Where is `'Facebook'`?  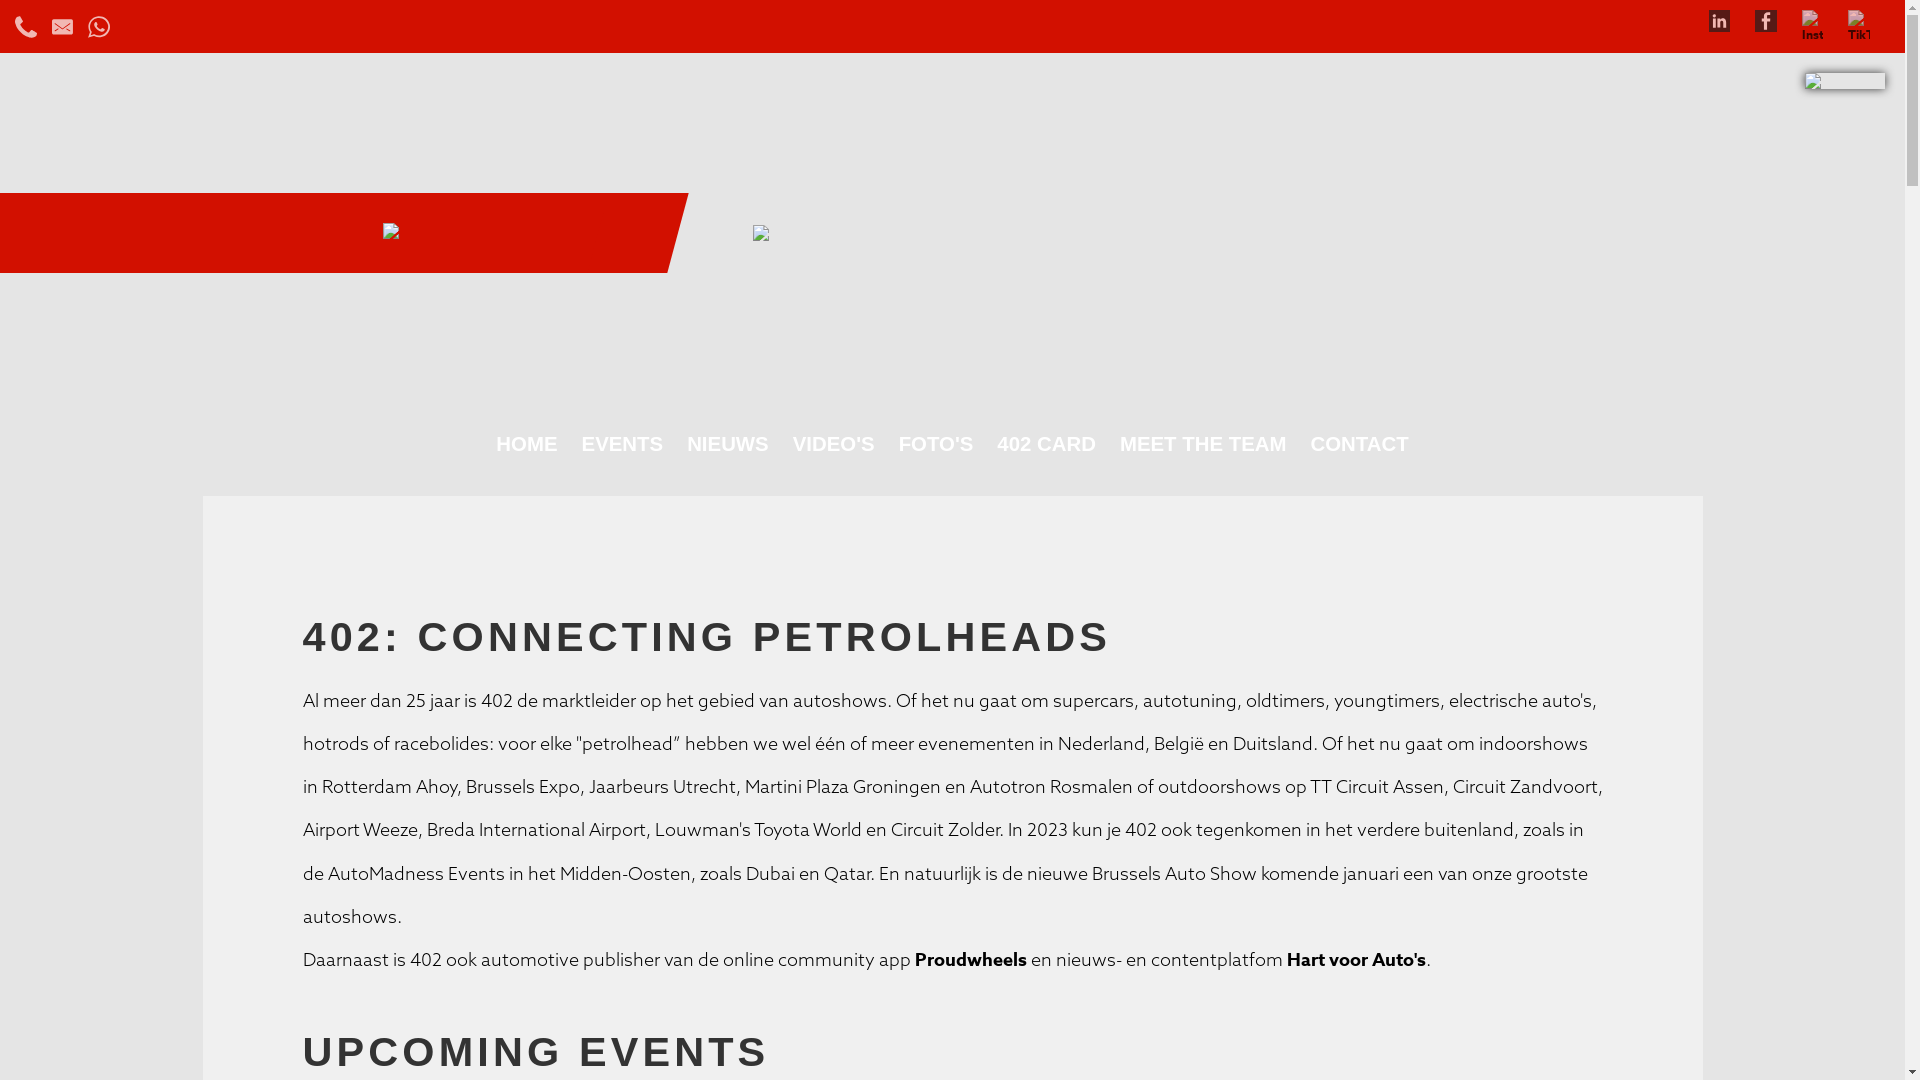 'Facebook' is located at coordinates (1766, 18).